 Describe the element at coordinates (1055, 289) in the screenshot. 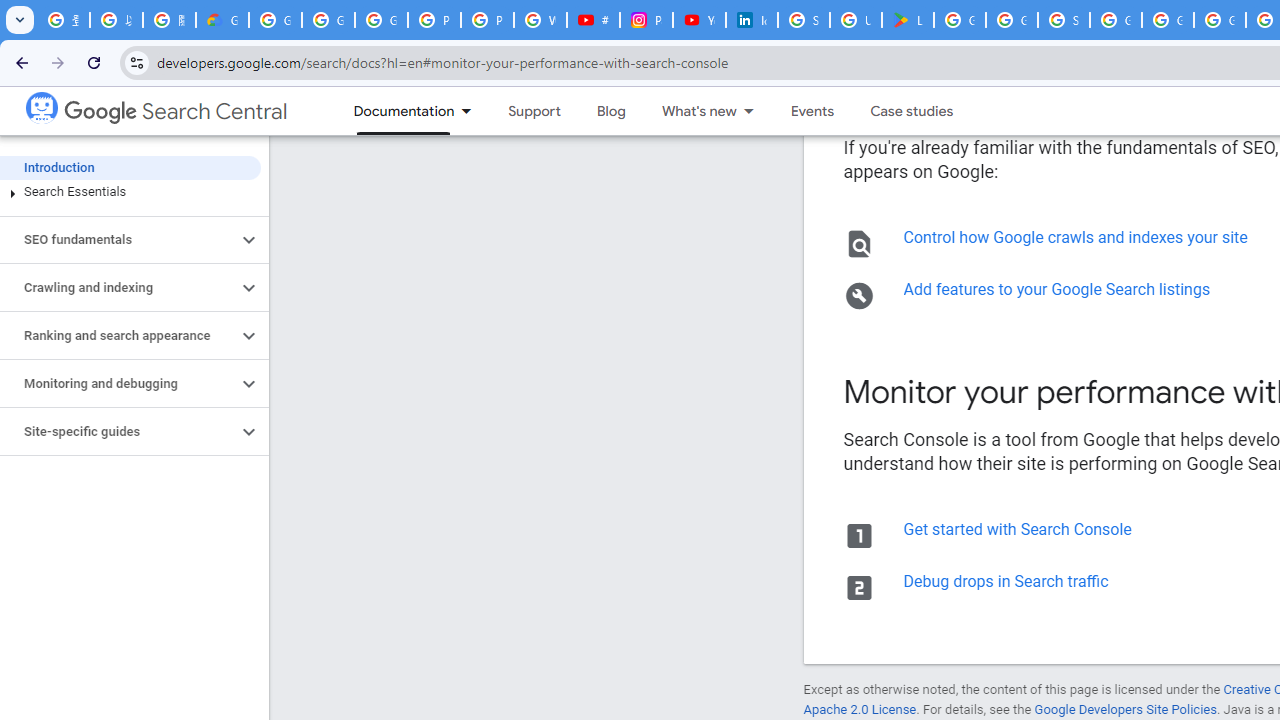

I see `'Add features to your Google Search listings'` at that location.